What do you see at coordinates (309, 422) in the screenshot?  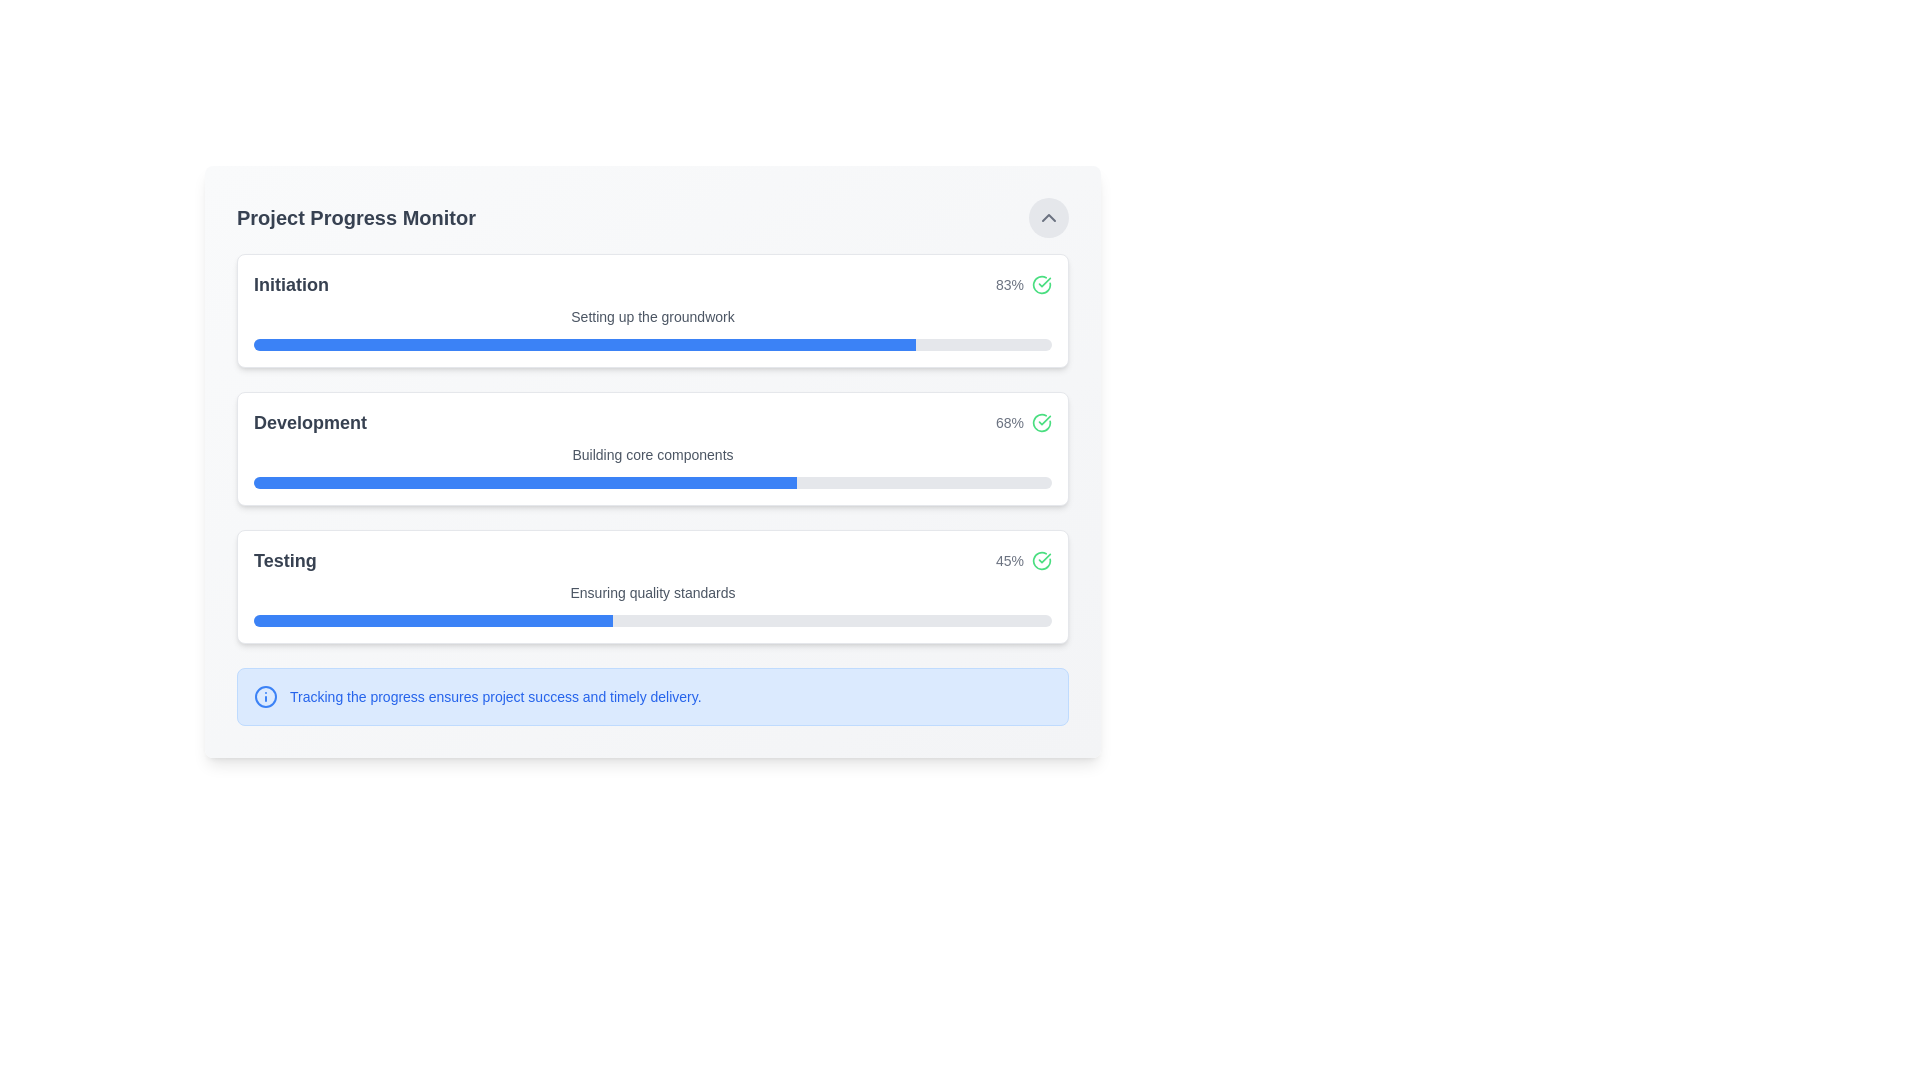 I see `the text element displaying the word 'Development', which is styled with a larger font size and bold weight, located in the middle section of a progress tracking interface` at bounding box center [309, 422].